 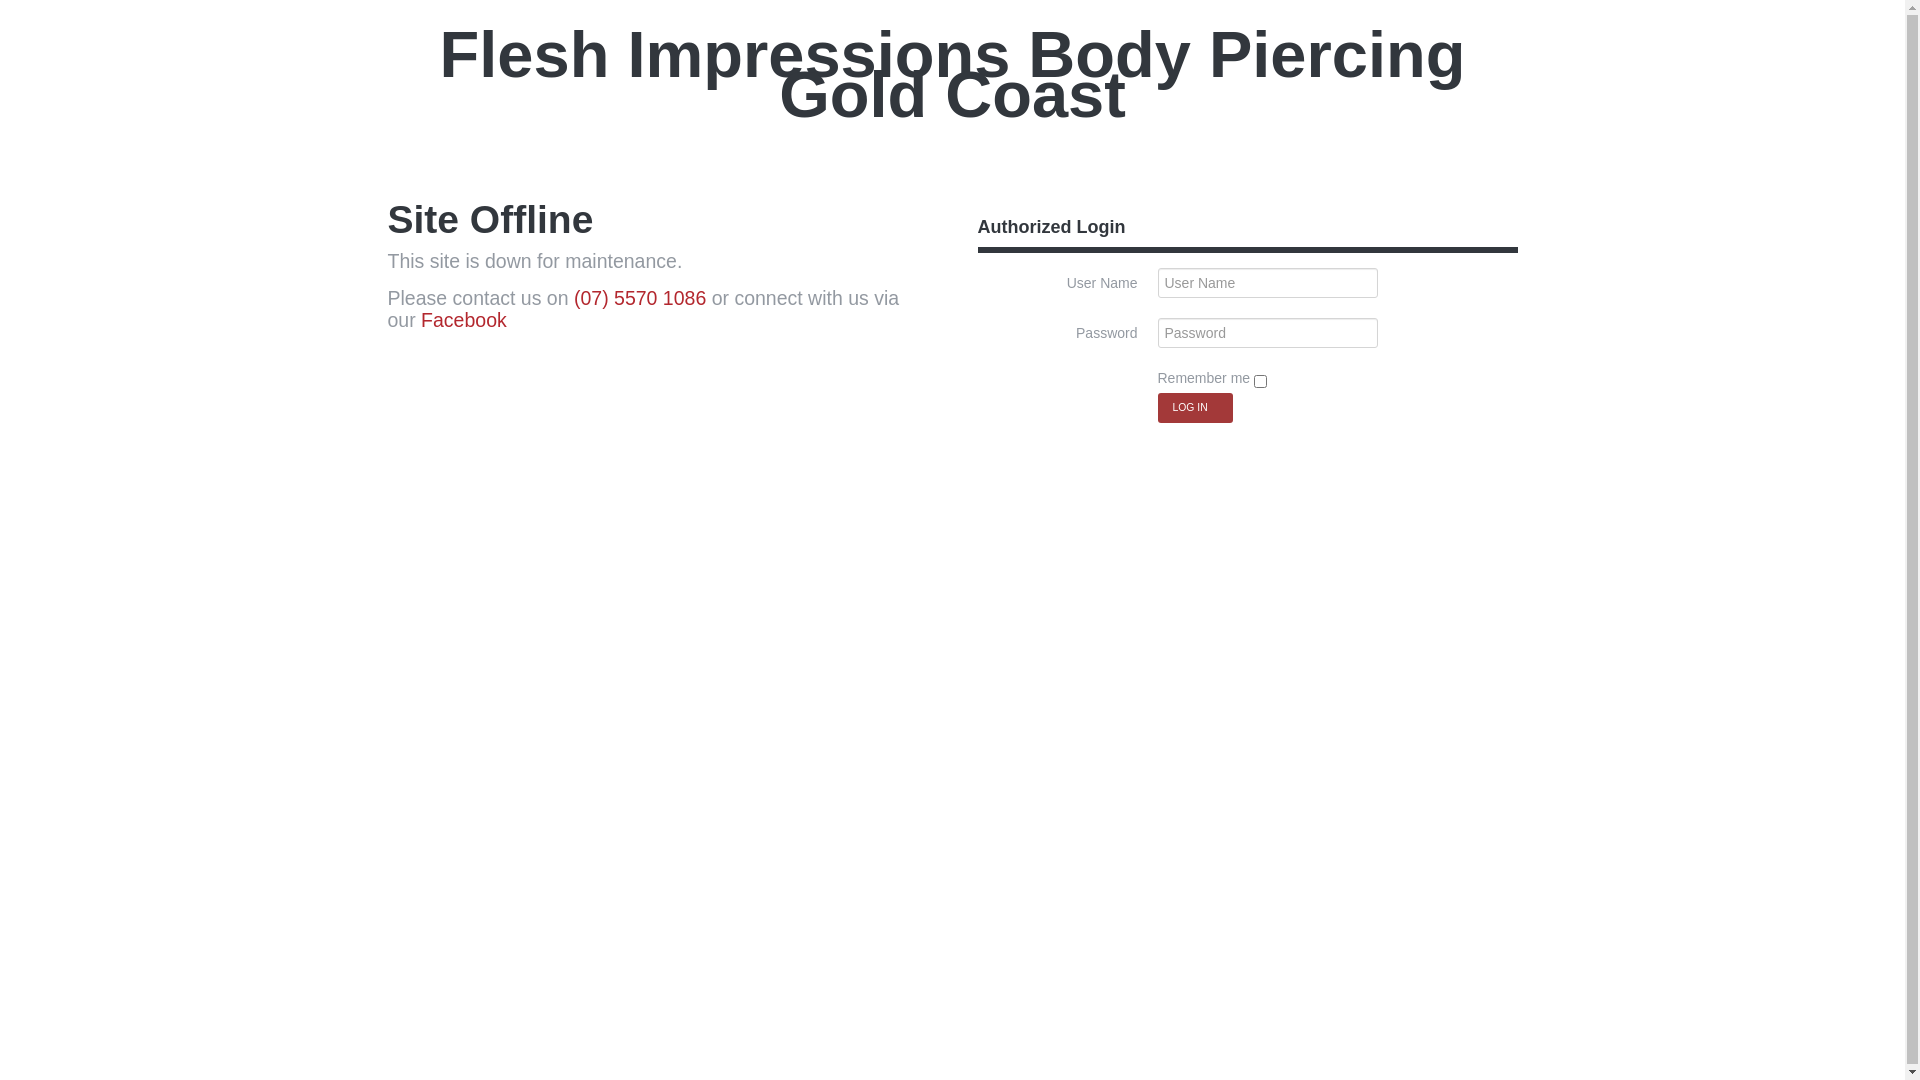 I want to click on 'Log in', so click(x=1157, y=407).